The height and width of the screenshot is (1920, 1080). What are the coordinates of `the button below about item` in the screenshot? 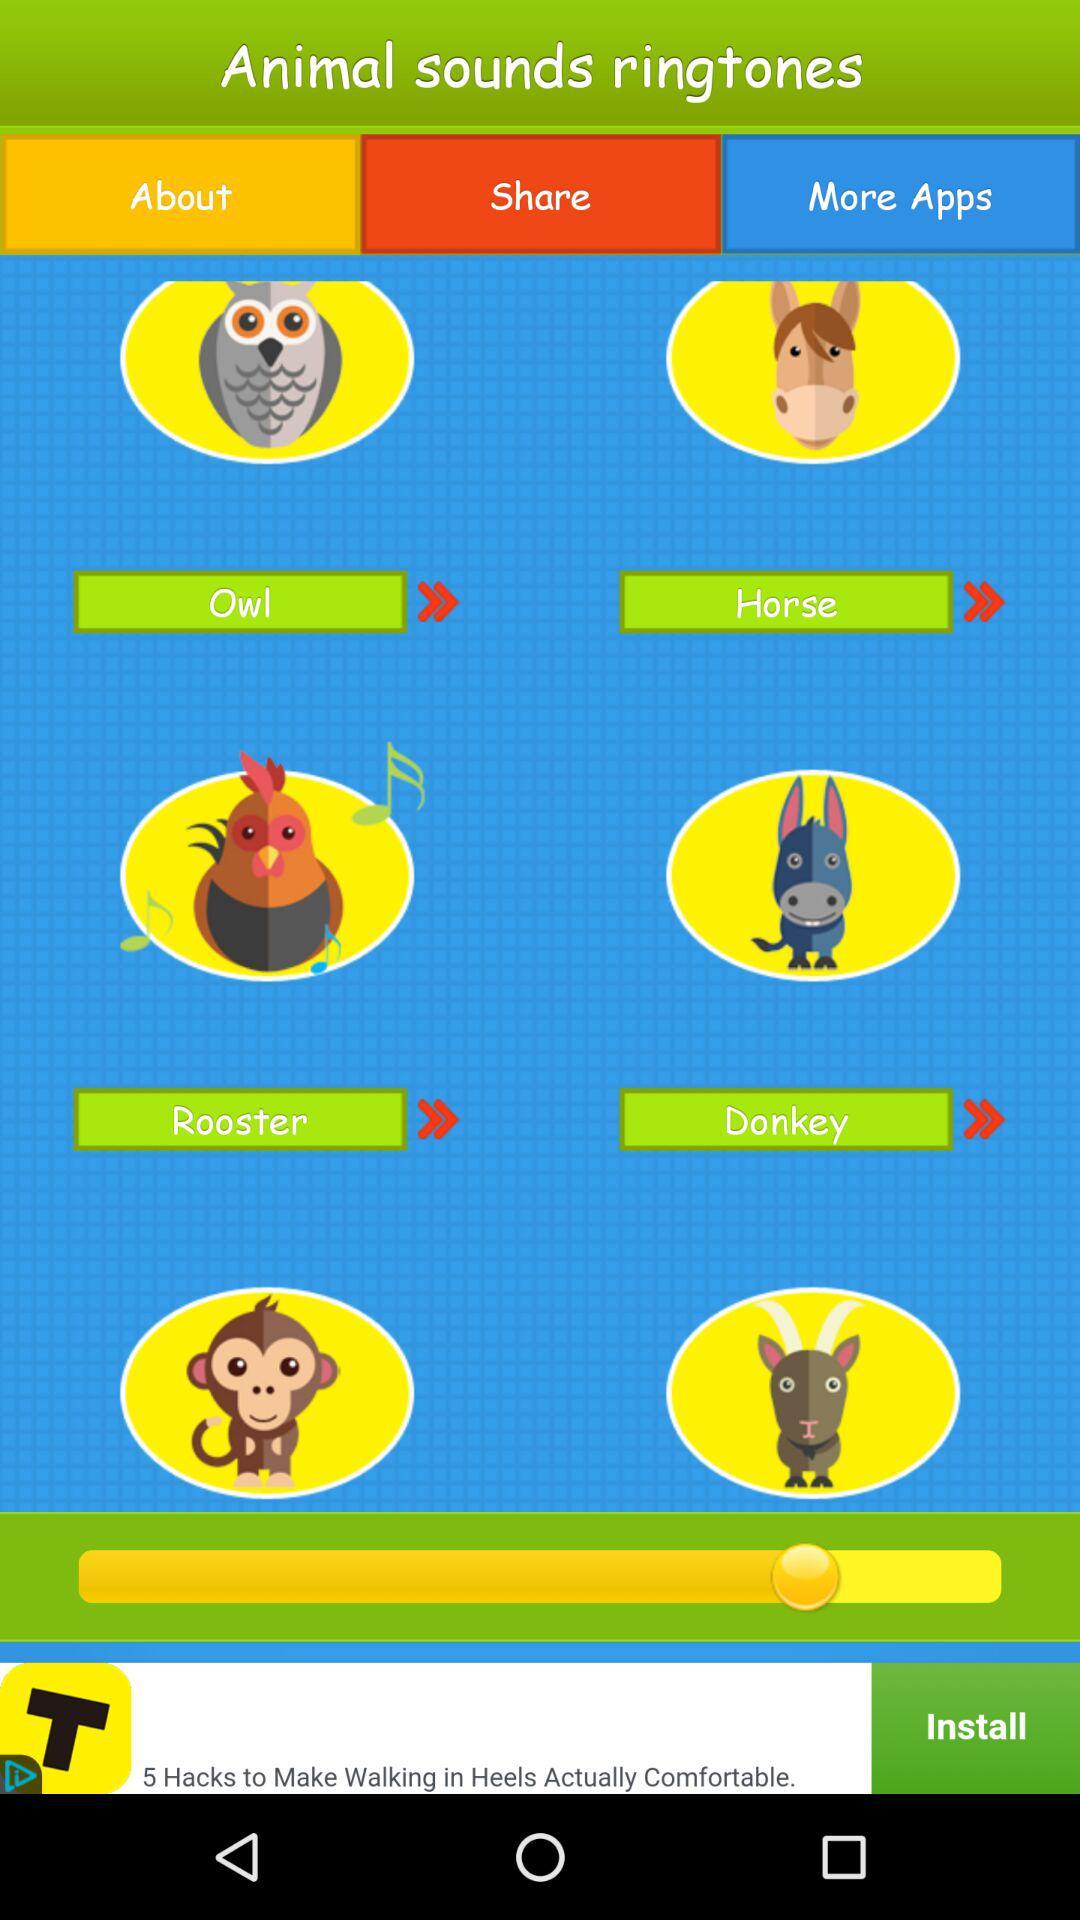 It's located at (540, 882).